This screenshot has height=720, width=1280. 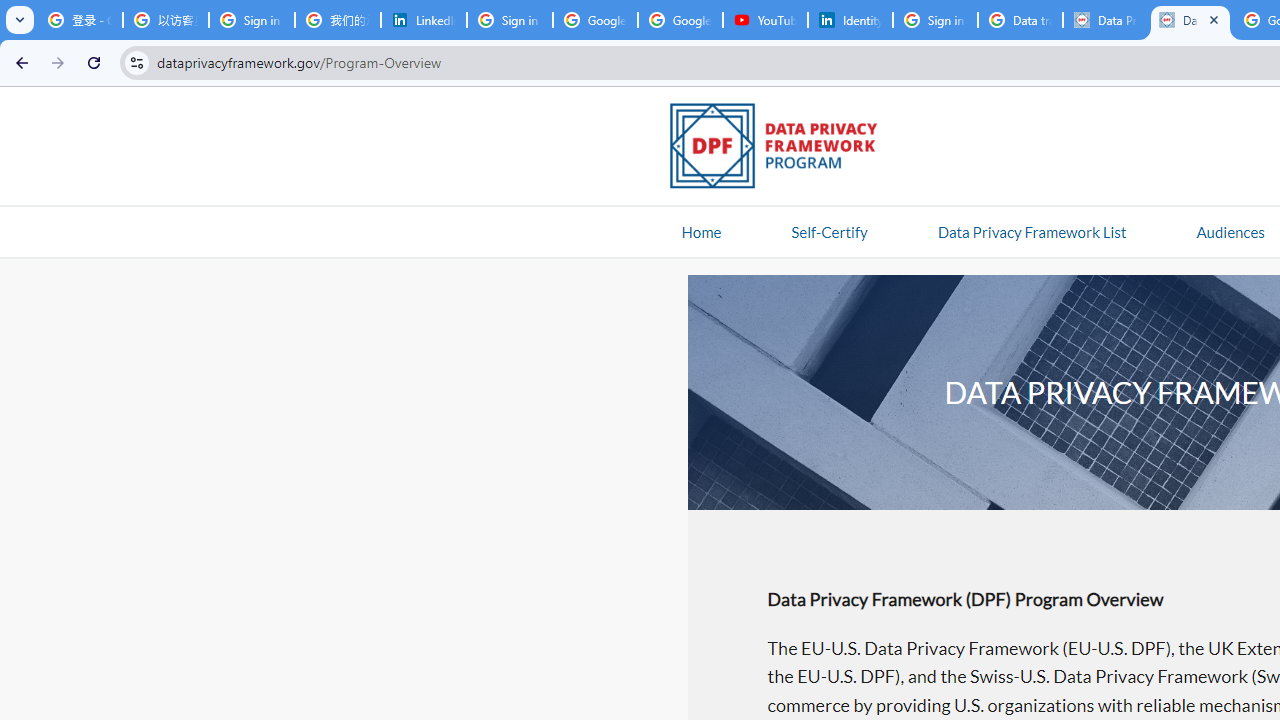 I want to click on 'AutomationID: navitem', so click(x=1229, y=230).